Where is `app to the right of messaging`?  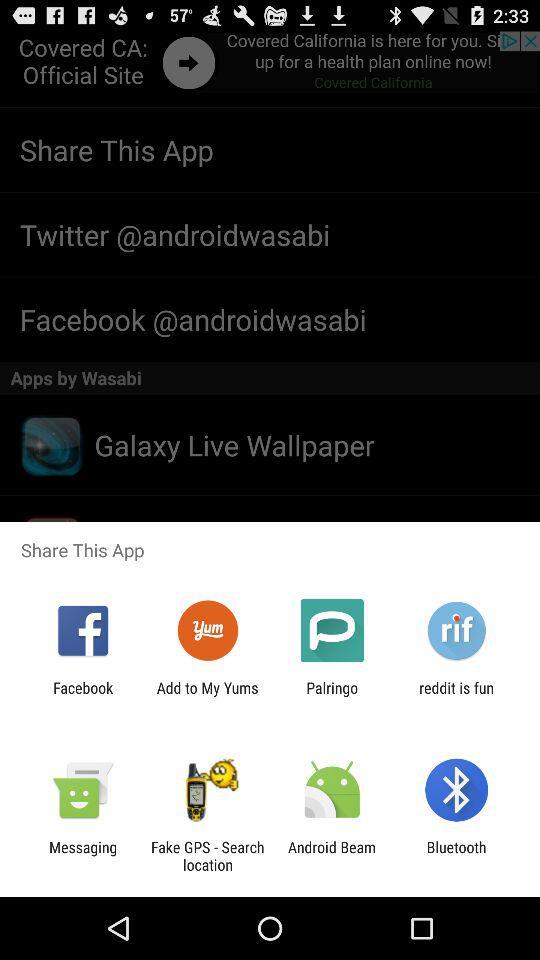 app to the right of messaging is located at coordinates (206, 855).